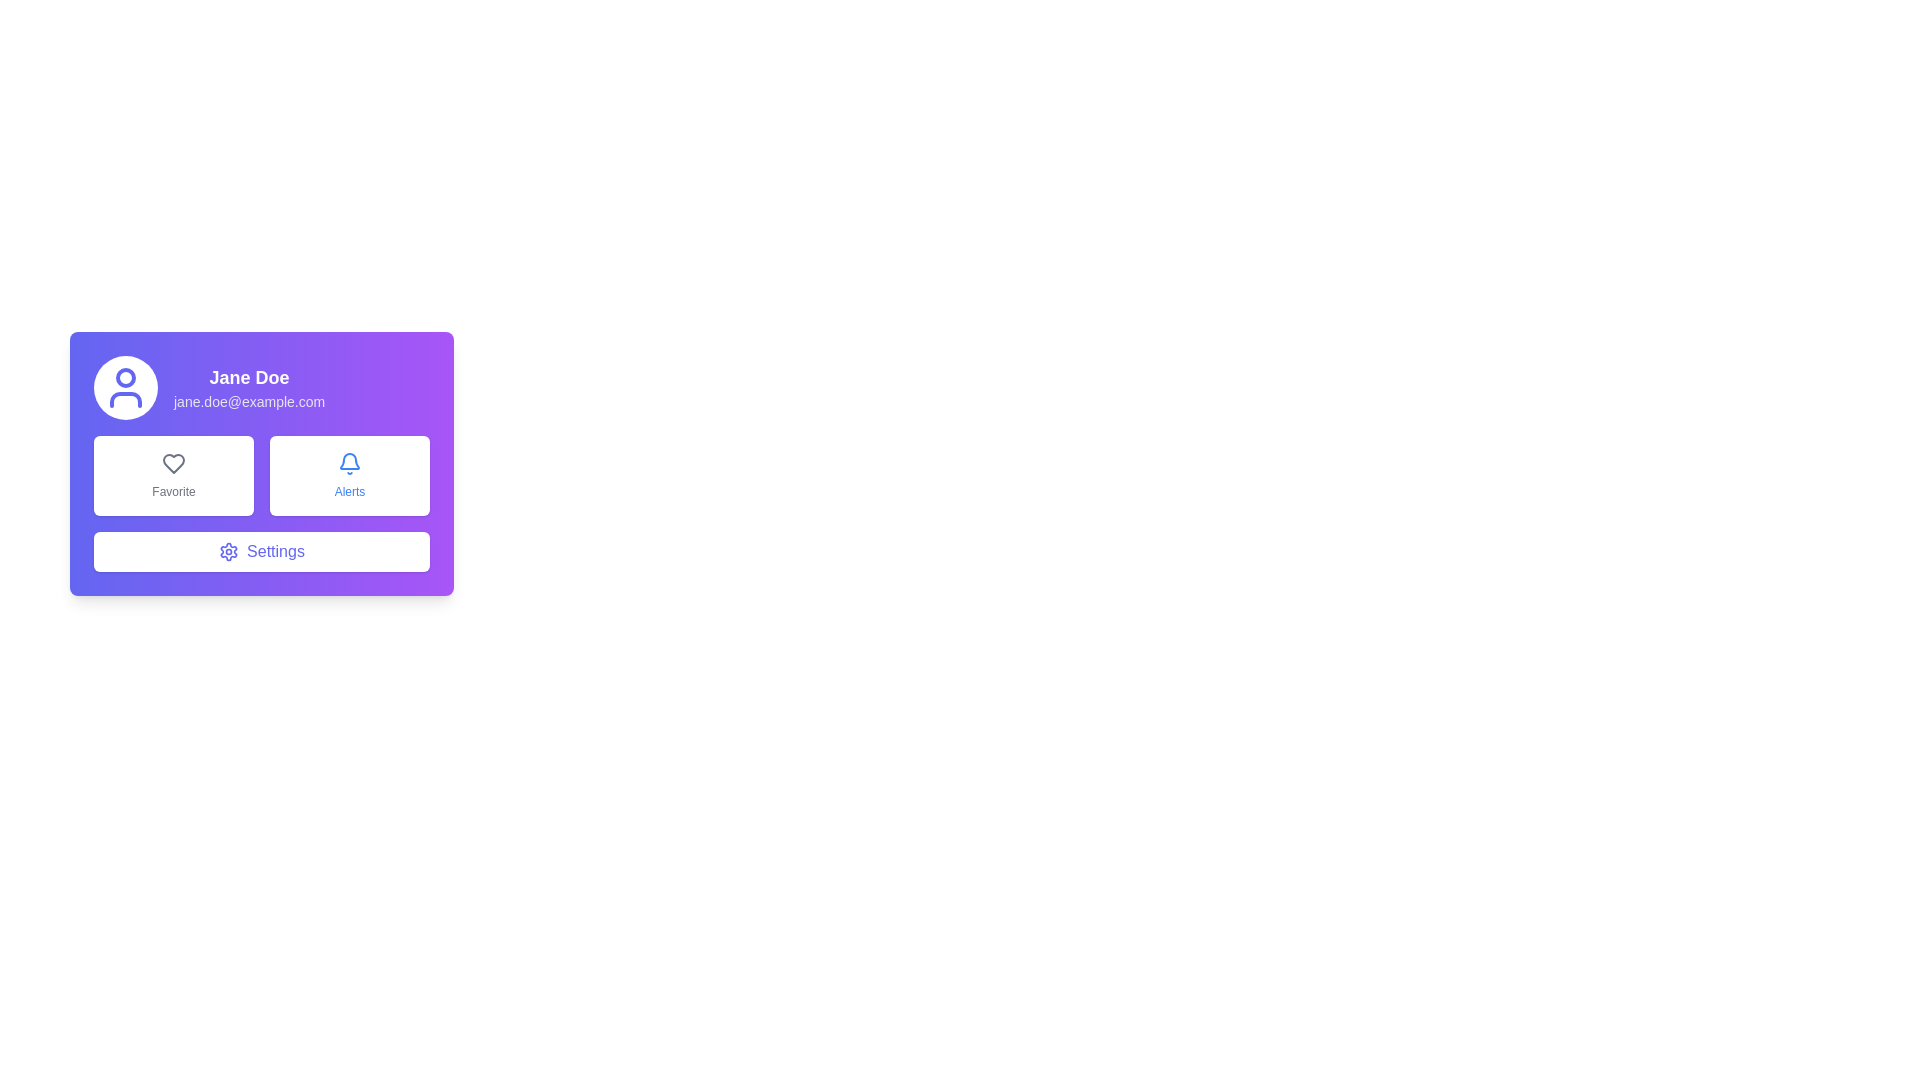  Describe the element at coordinates (350, 461) in the screenshot. I see `the notification icon located in the right segment of the alert section within the card component` at that location.